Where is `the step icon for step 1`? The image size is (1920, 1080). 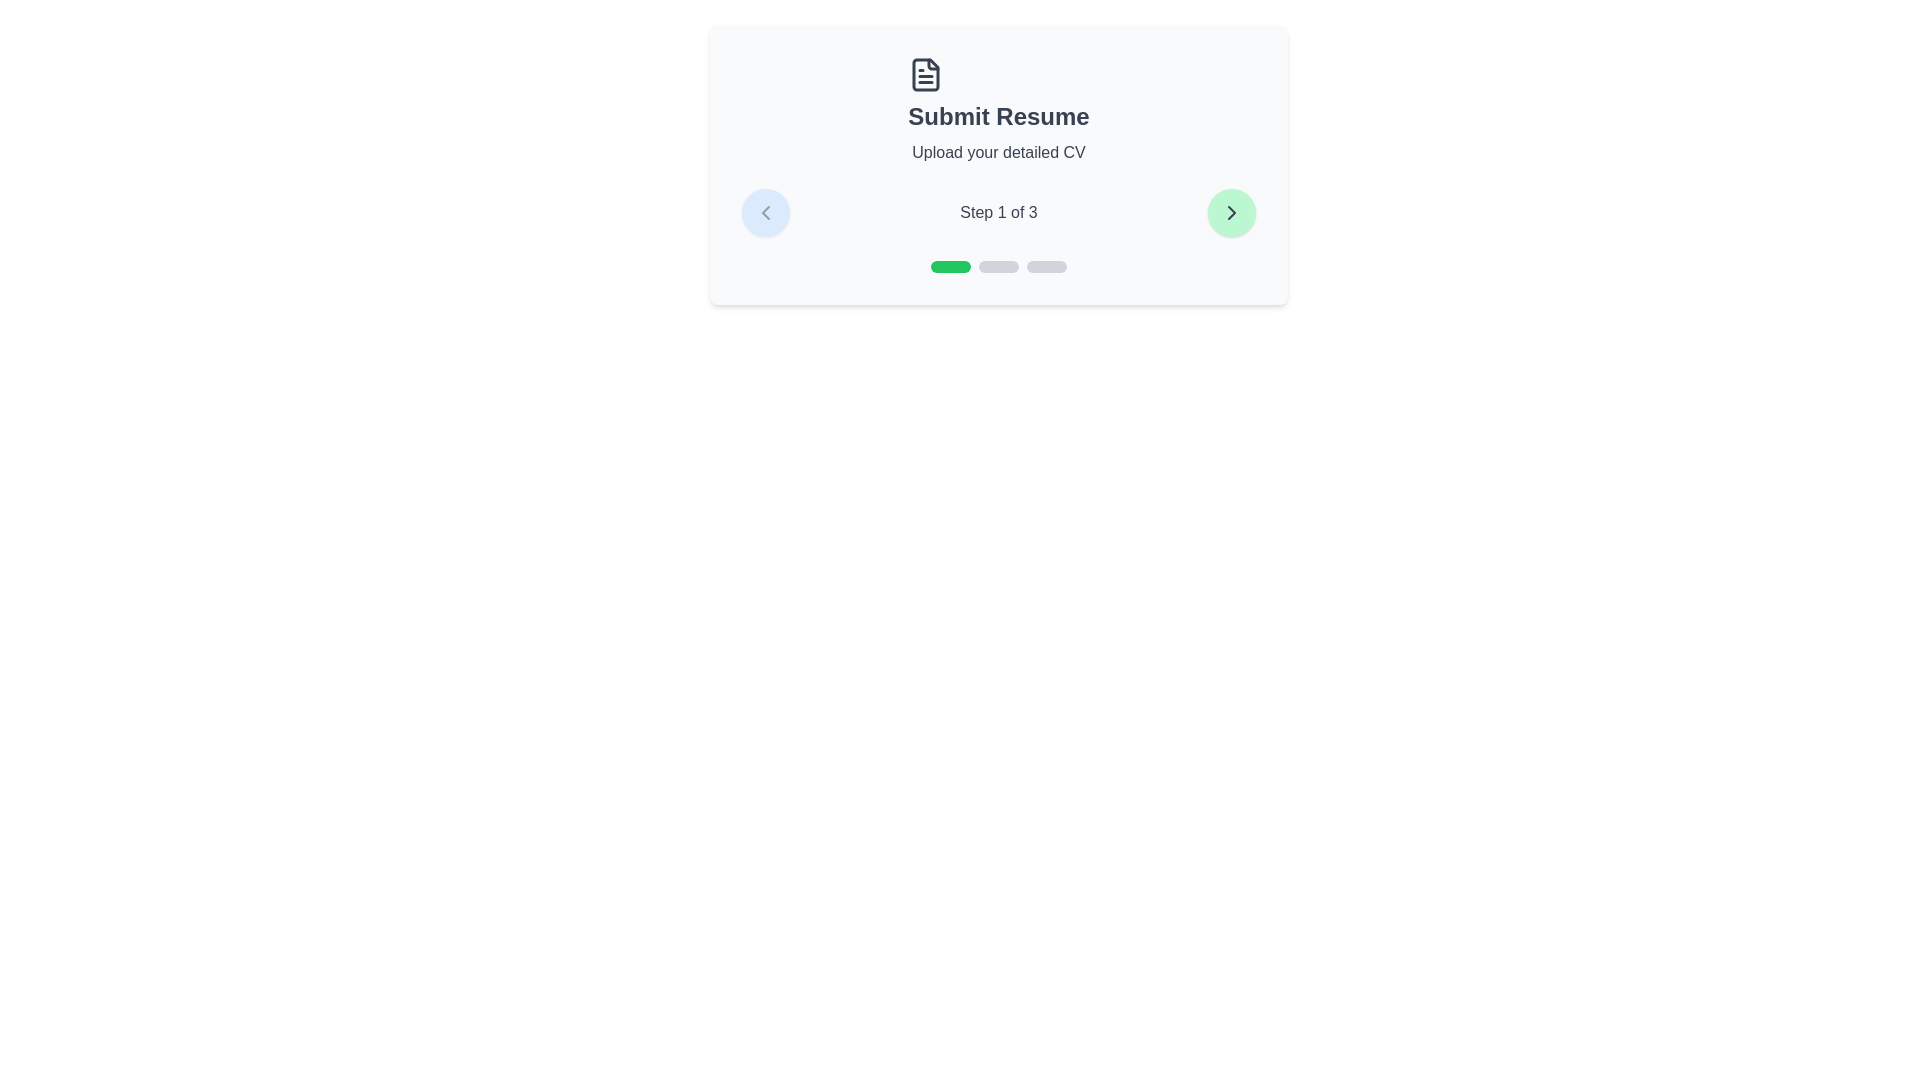 the step icon for step 1 is located at coordinates (925, 73).